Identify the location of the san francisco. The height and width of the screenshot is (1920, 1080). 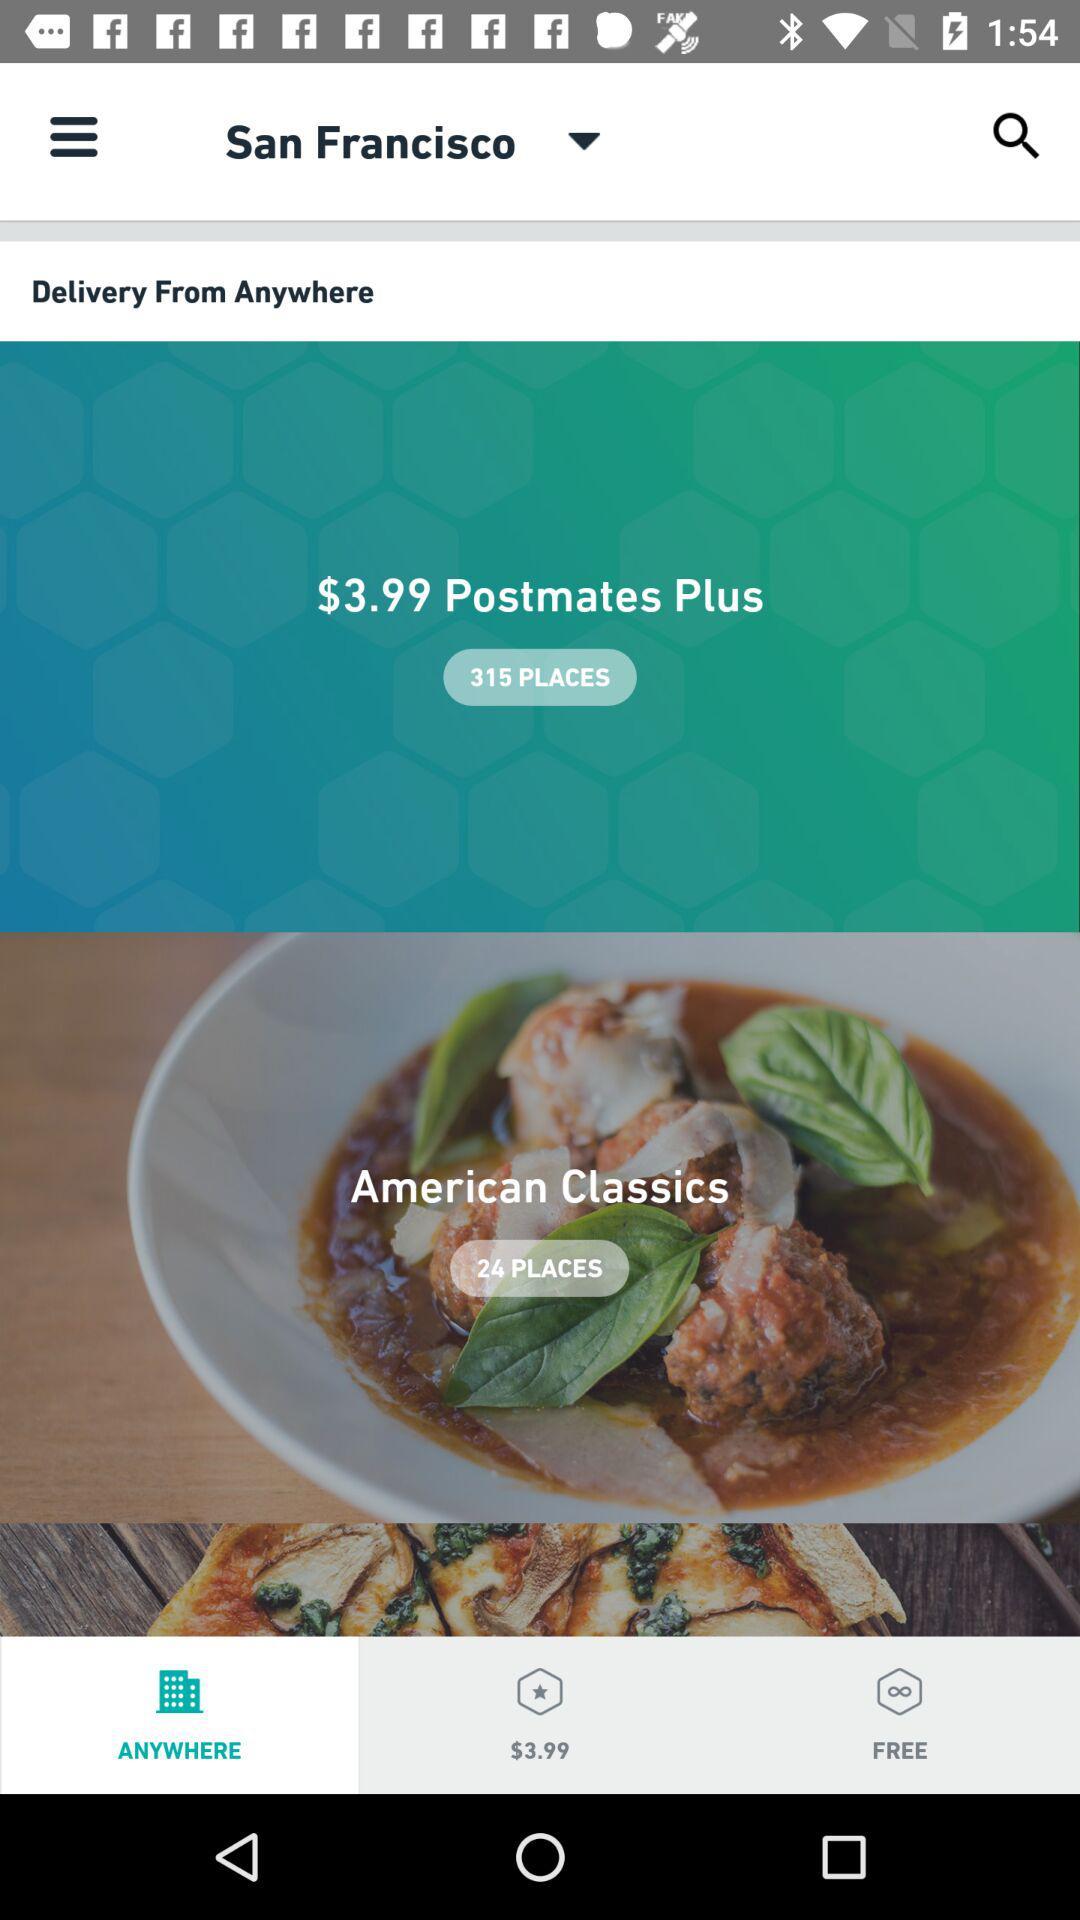
(370, 140).